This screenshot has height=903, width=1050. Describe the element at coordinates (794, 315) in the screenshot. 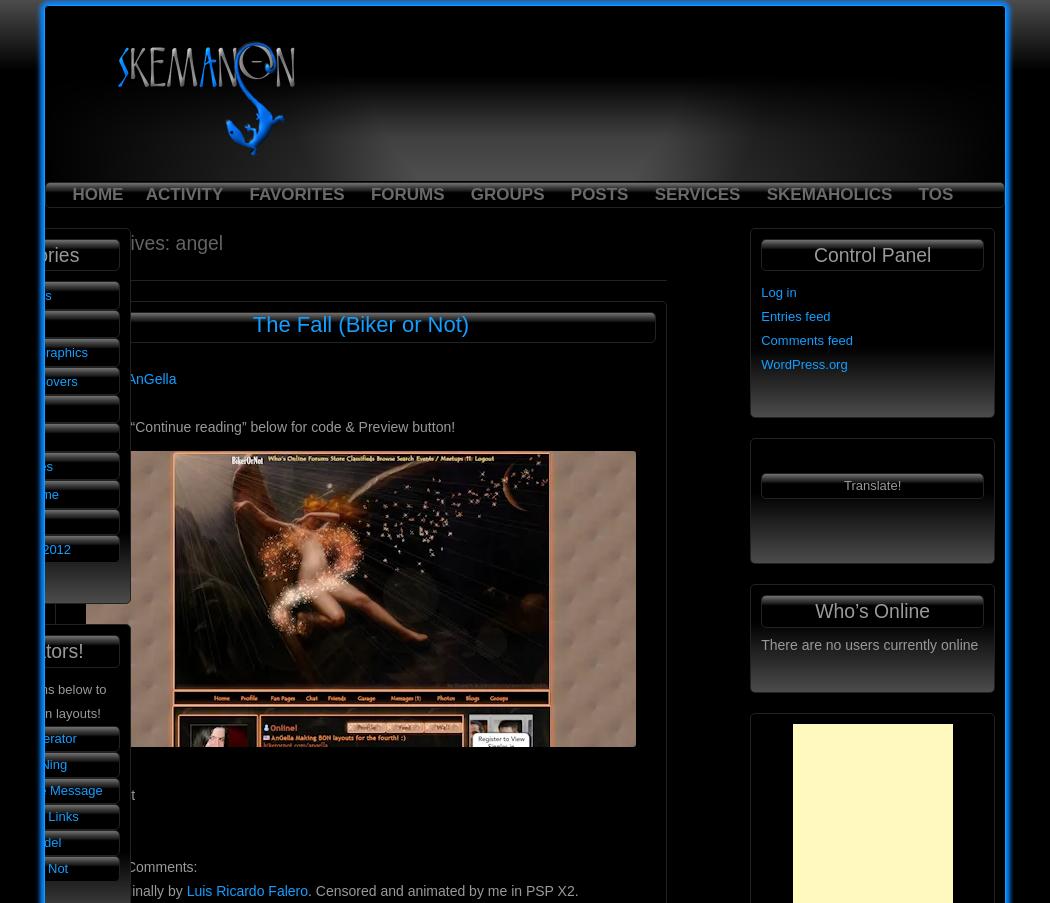

I see `'Entries feed'` at that location.